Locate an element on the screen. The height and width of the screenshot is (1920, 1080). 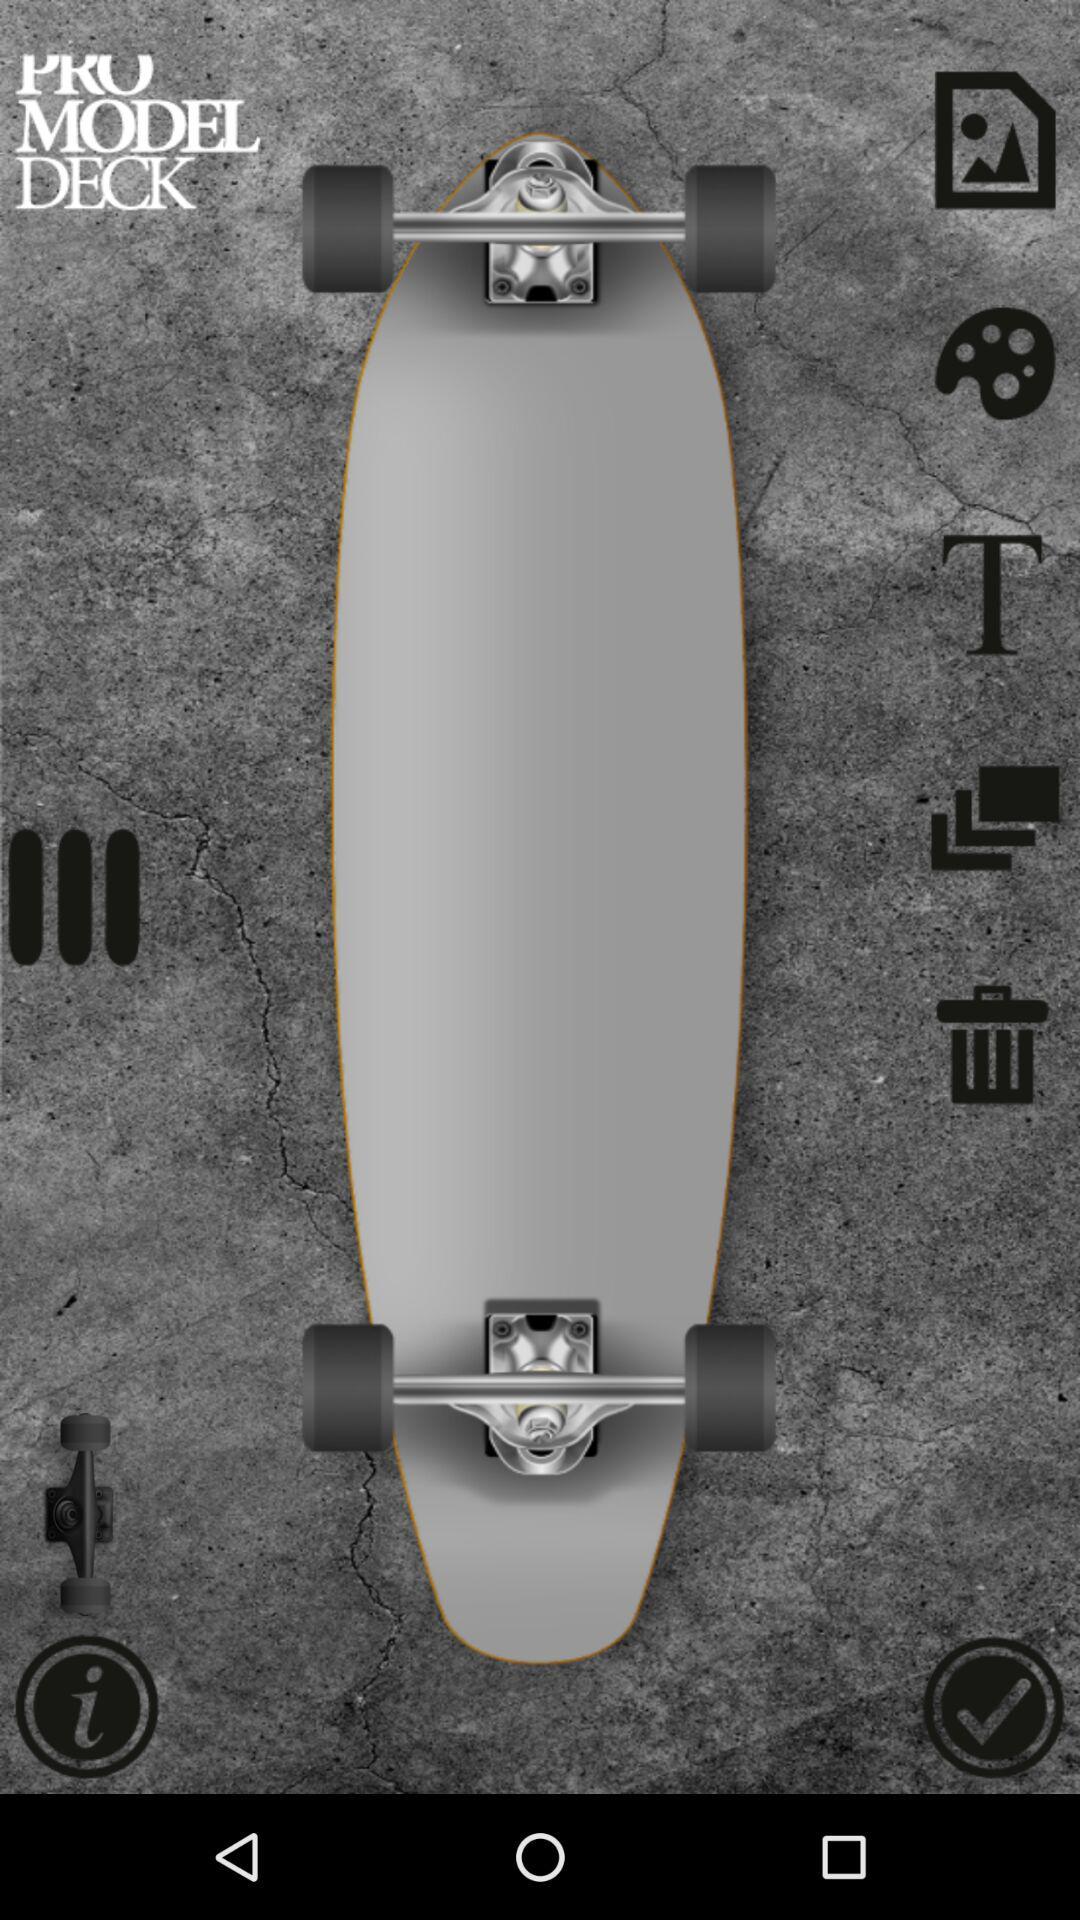
the layers icon is located at coordinates (992, 879).